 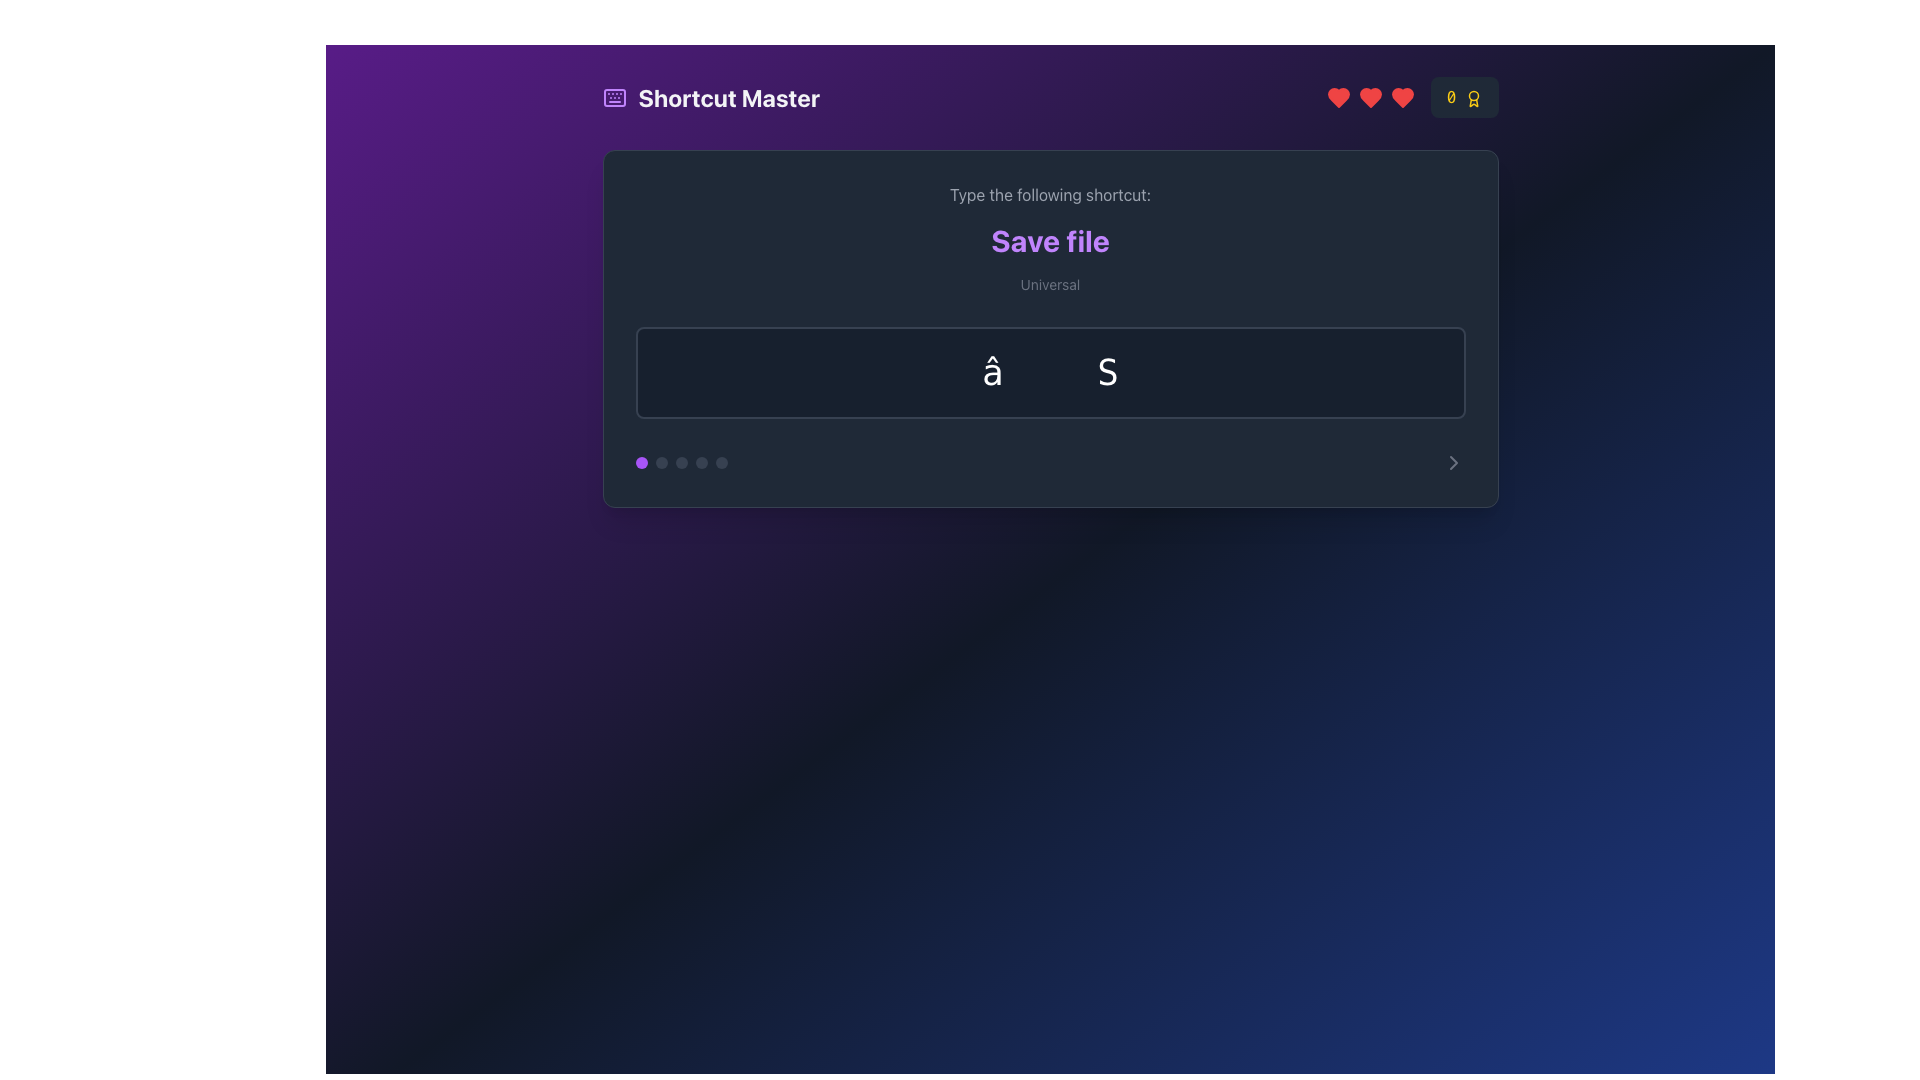 What do you see at coordinates (1049, 239) in the screenshot?
I see `the Text label that indicates the action related to saving a file, positioned below 'Type the following shortcut:' and above 'Universal'` at bounding box center [1049, 239].